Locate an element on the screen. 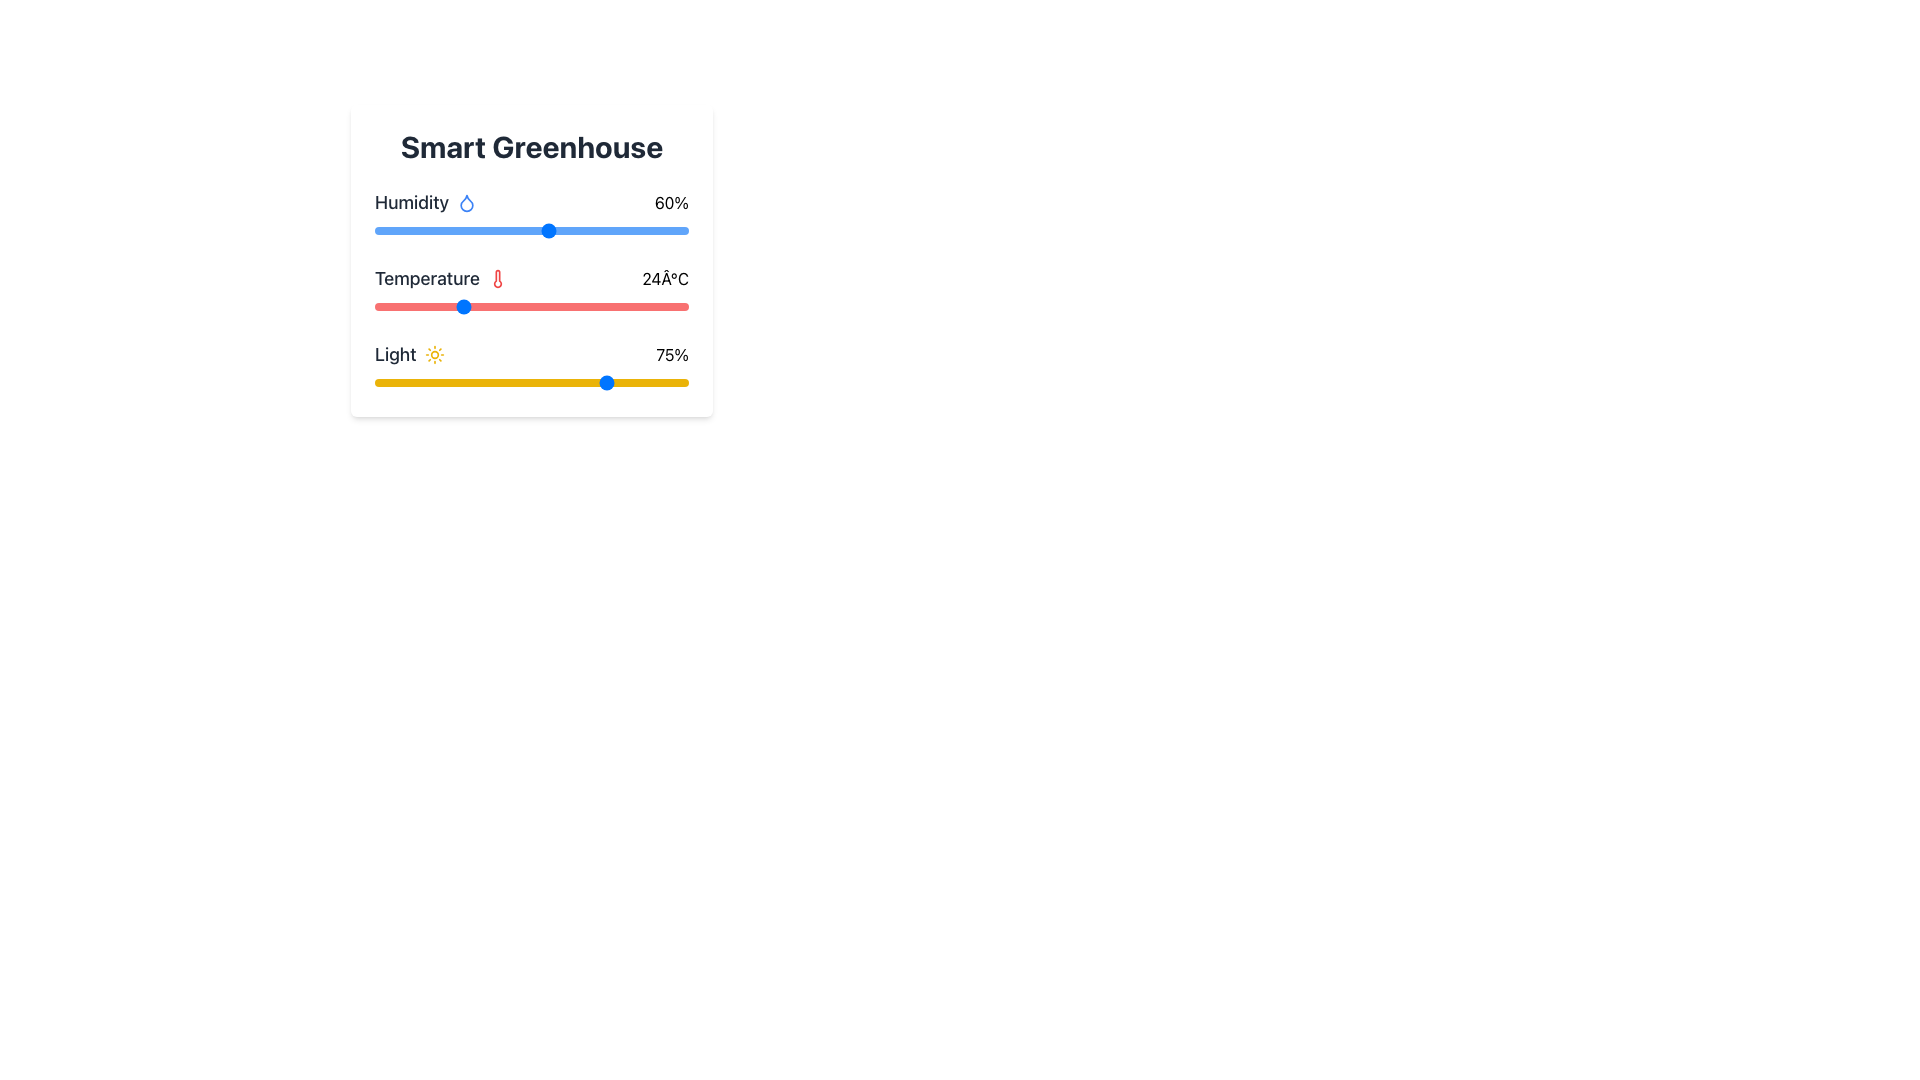 Image resolution: width=1920 pixels, height=1080 pixels. the temperature is located at coordinates (588, 307).